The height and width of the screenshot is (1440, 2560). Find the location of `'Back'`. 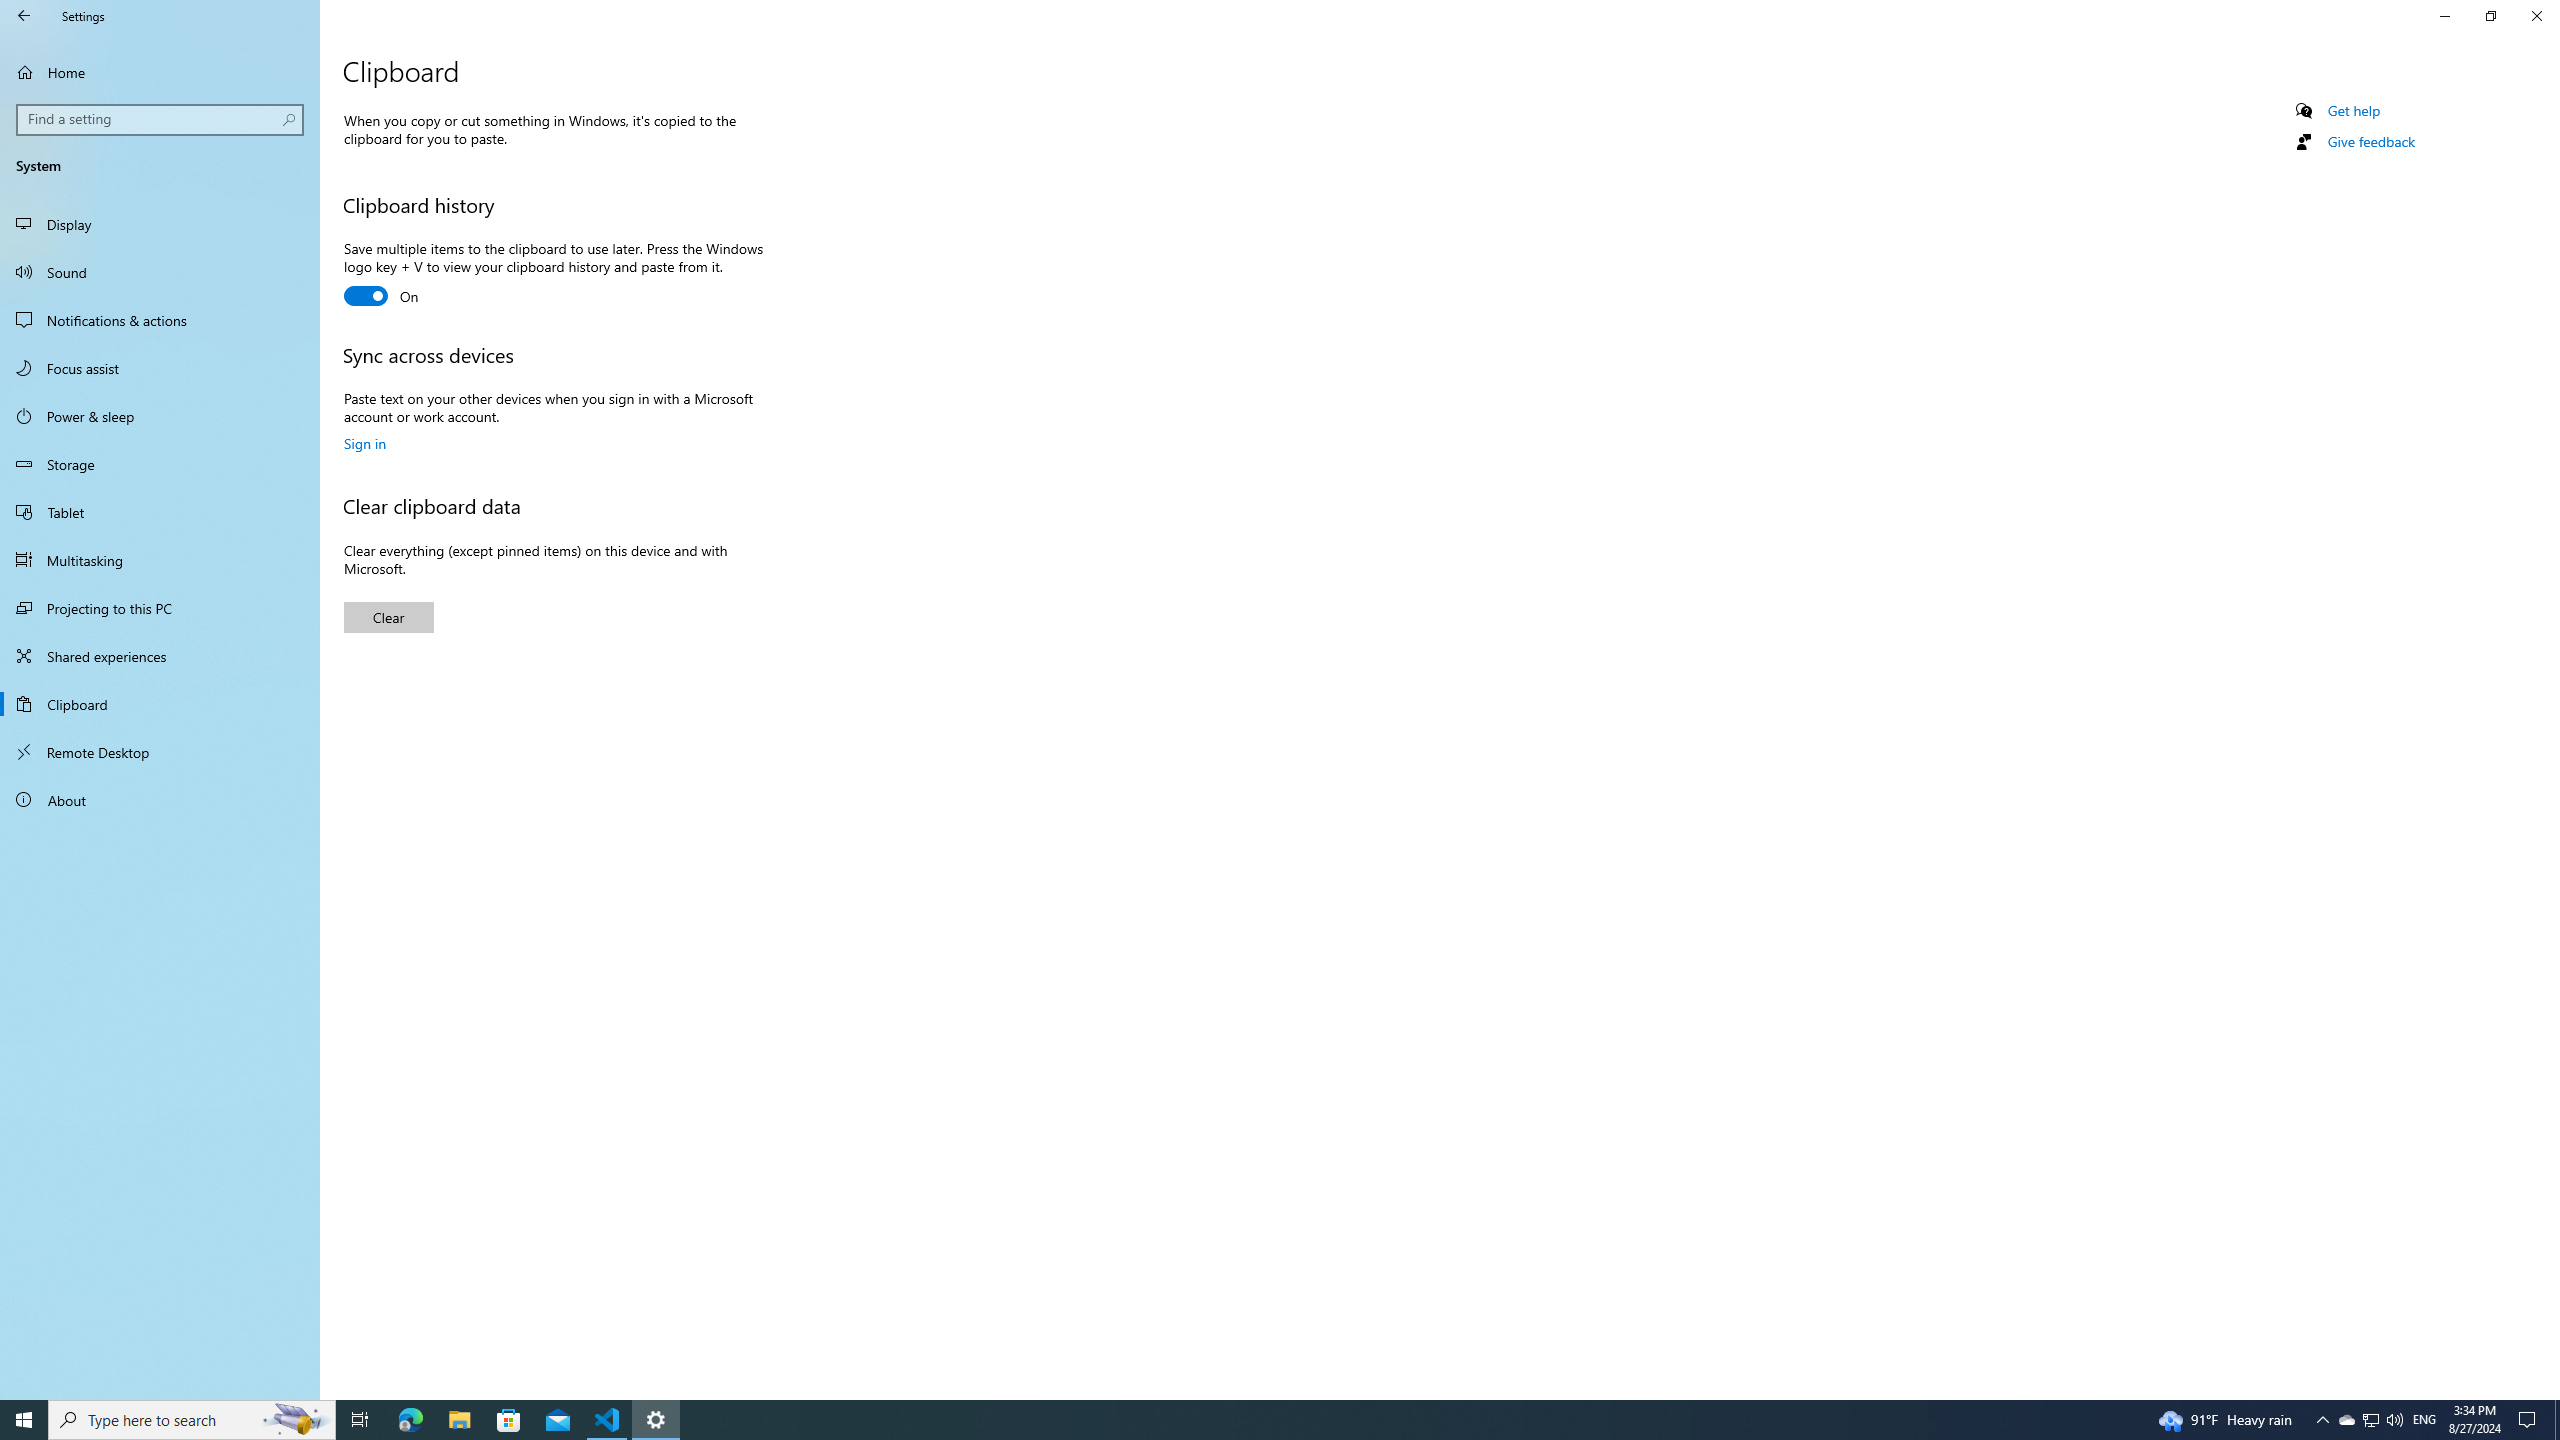

'Back' is located at coordinates (24, 15).